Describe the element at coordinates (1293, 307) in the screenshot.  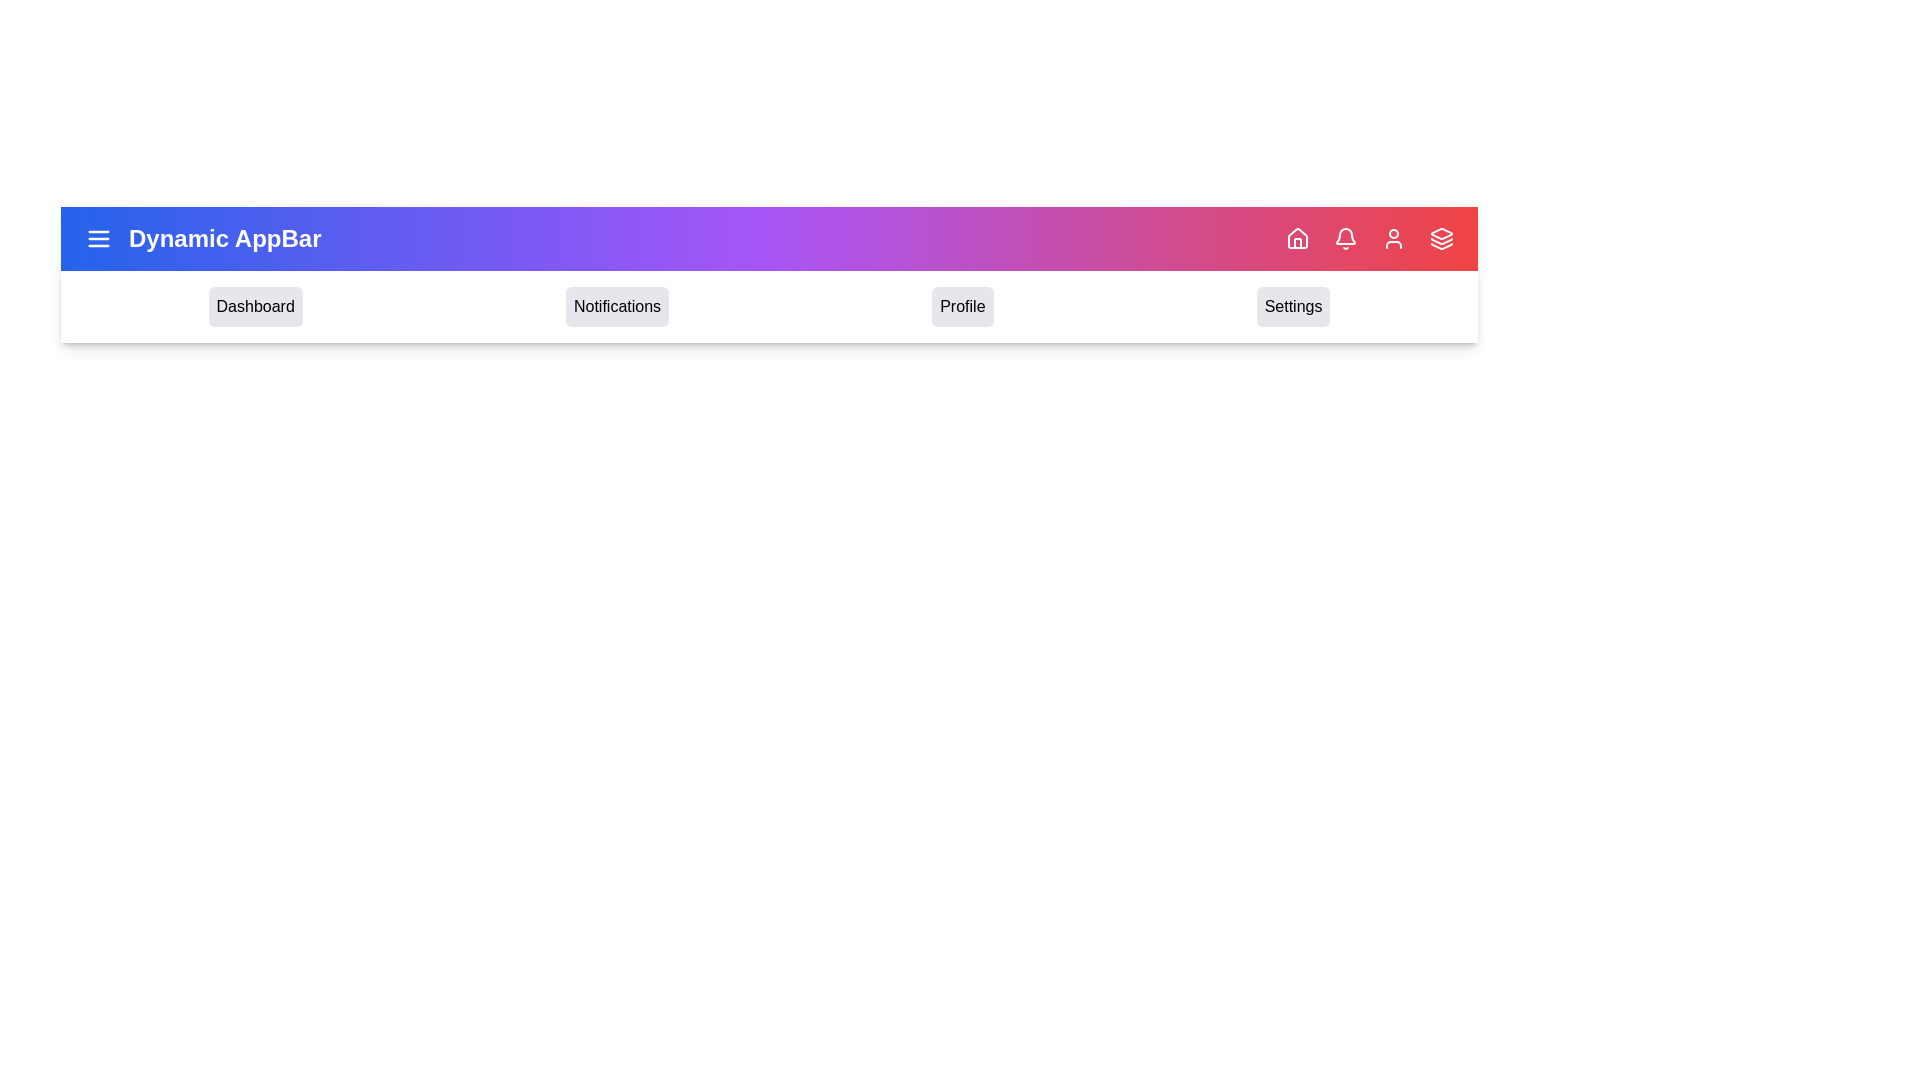
I see `the navigation icon for Settings to navigate to that section` at that location.